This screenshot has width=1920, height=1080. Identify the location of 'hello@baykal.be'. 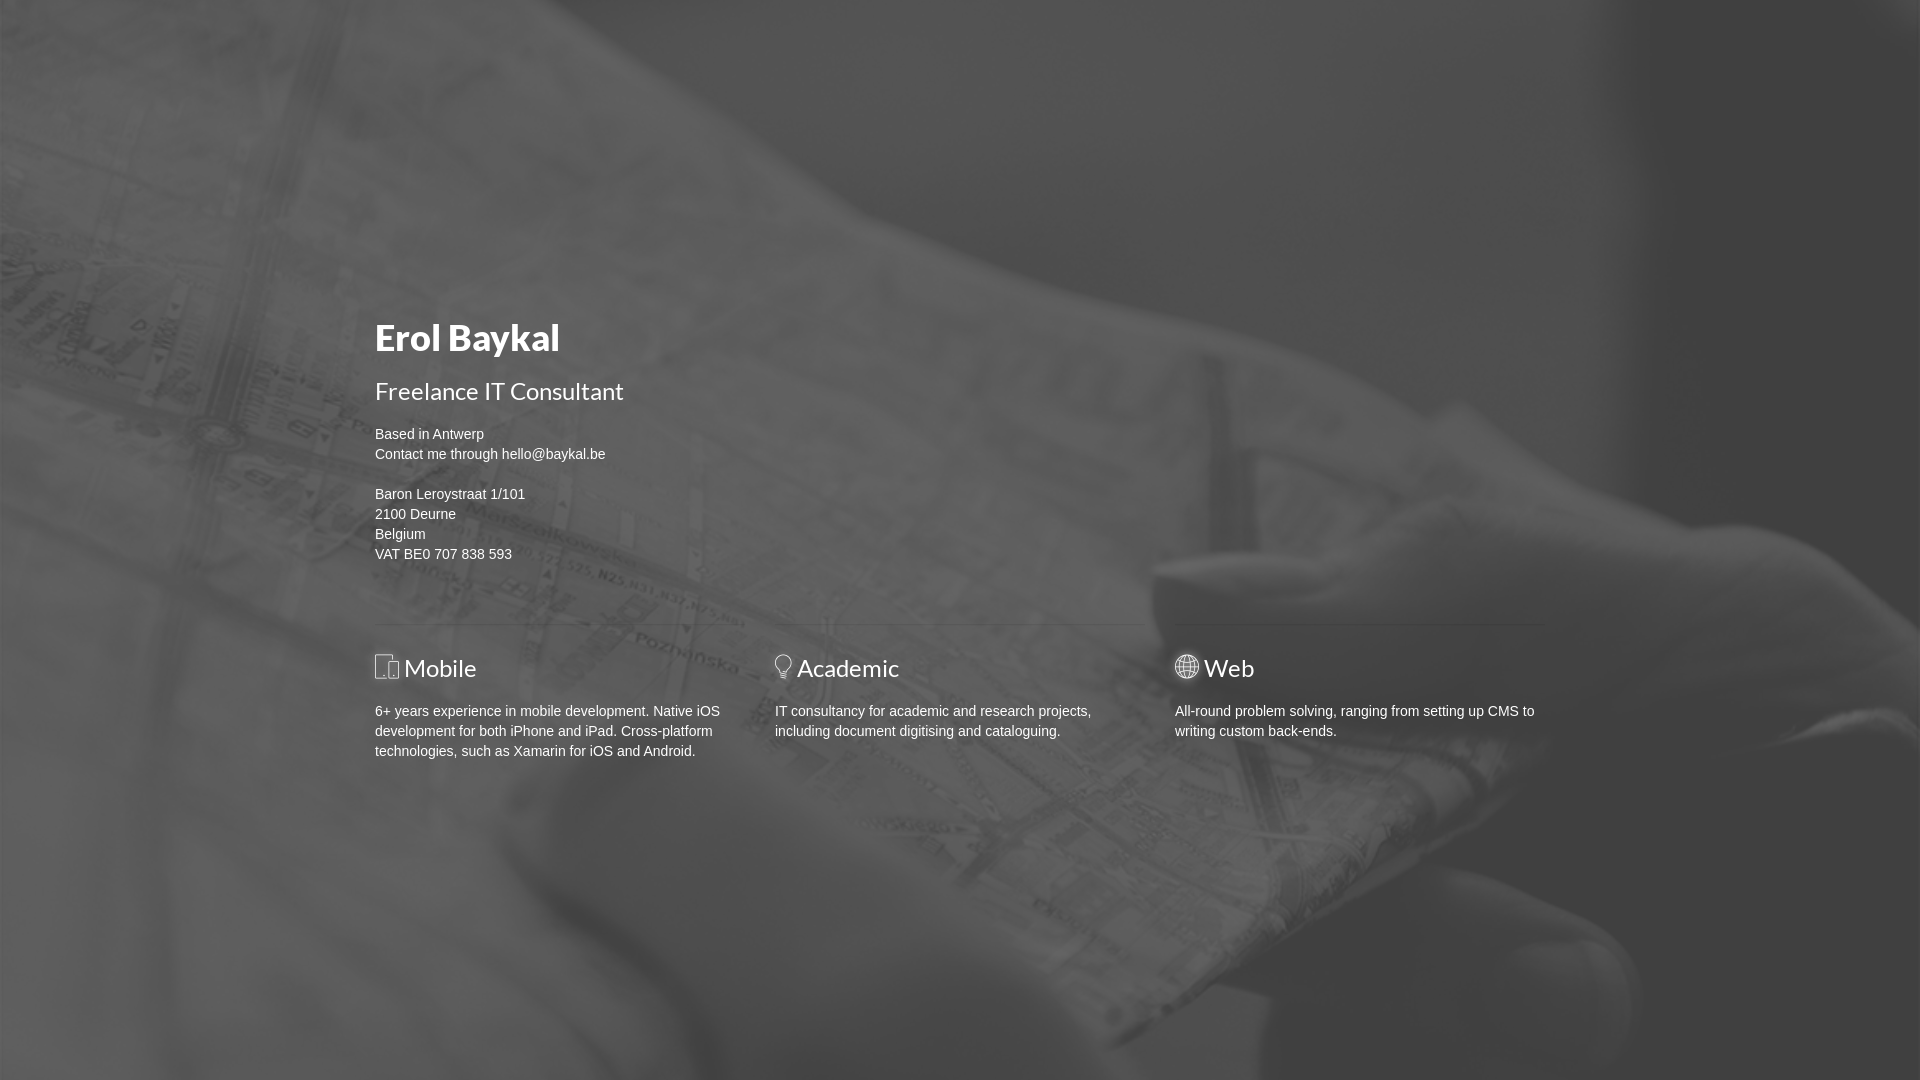
(553, 454).